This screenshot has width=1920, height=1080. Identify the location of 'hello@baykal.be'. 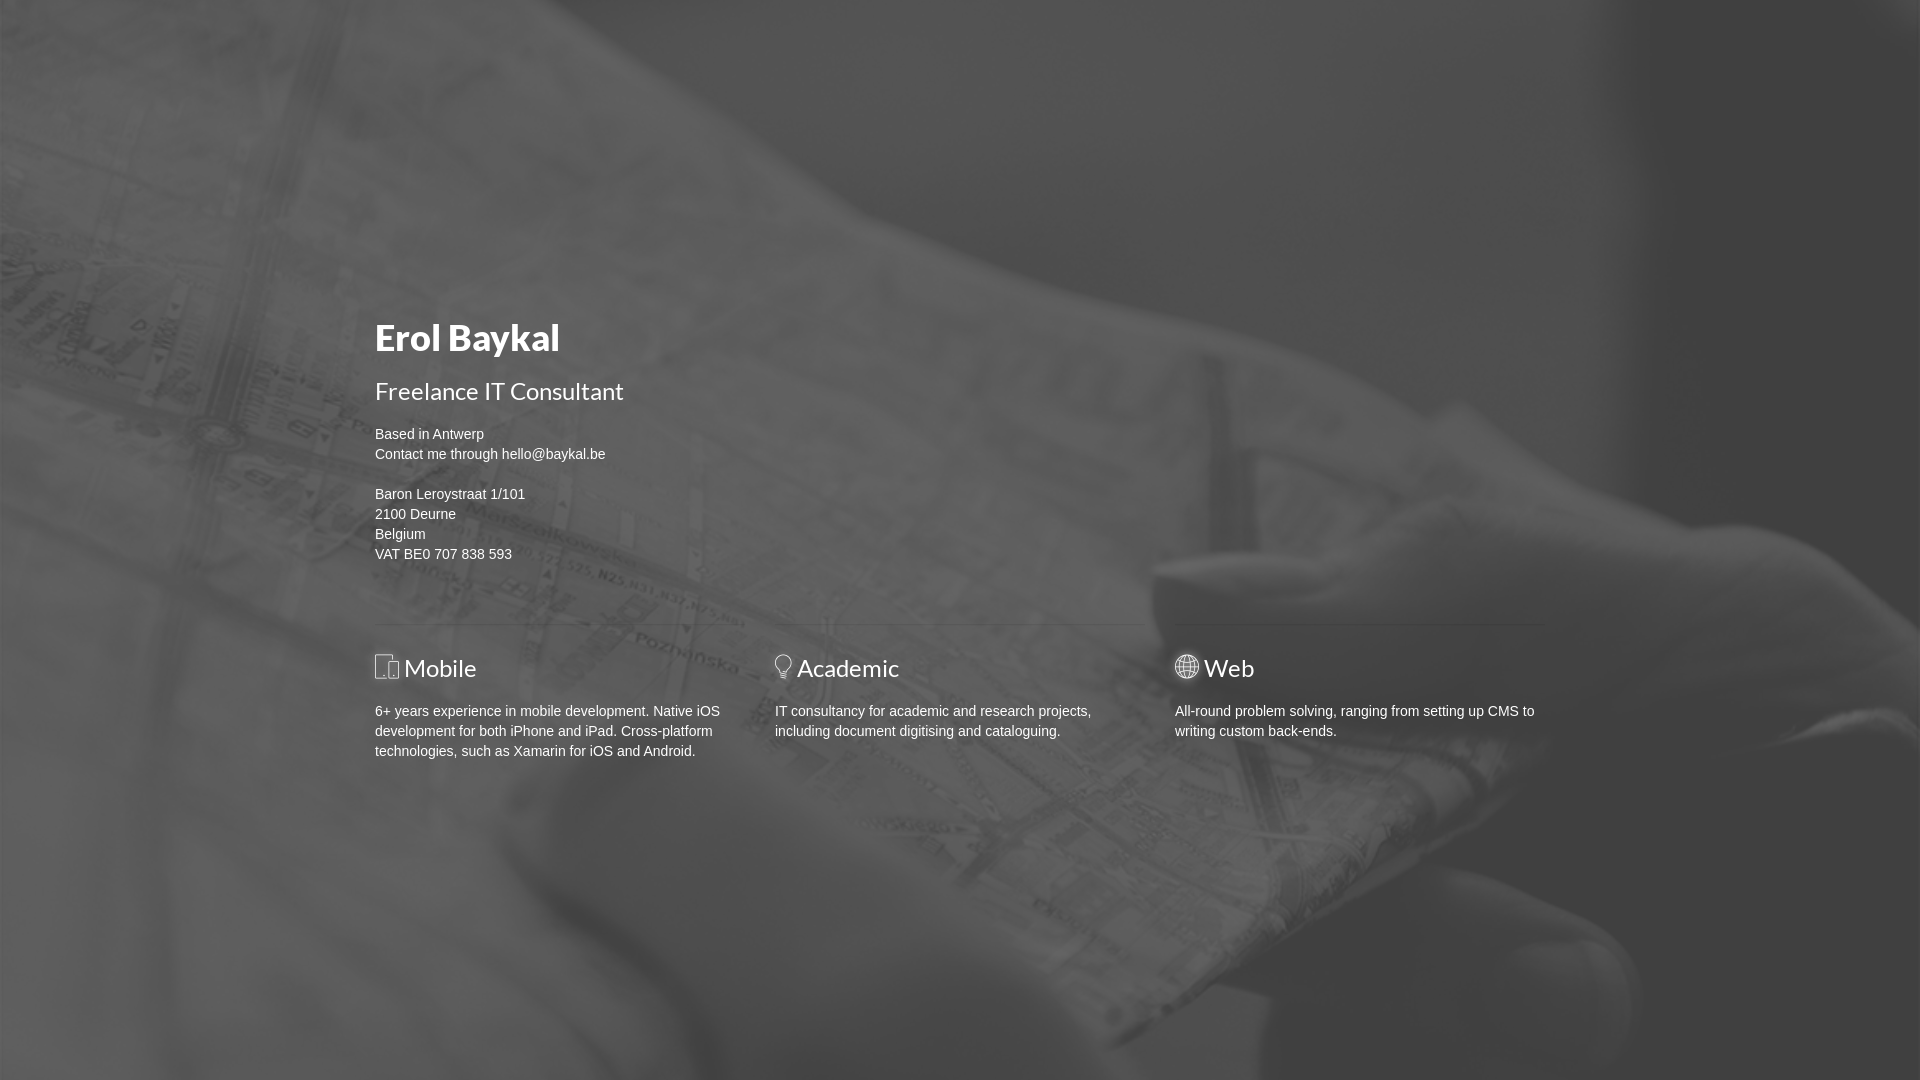
(553, 454).